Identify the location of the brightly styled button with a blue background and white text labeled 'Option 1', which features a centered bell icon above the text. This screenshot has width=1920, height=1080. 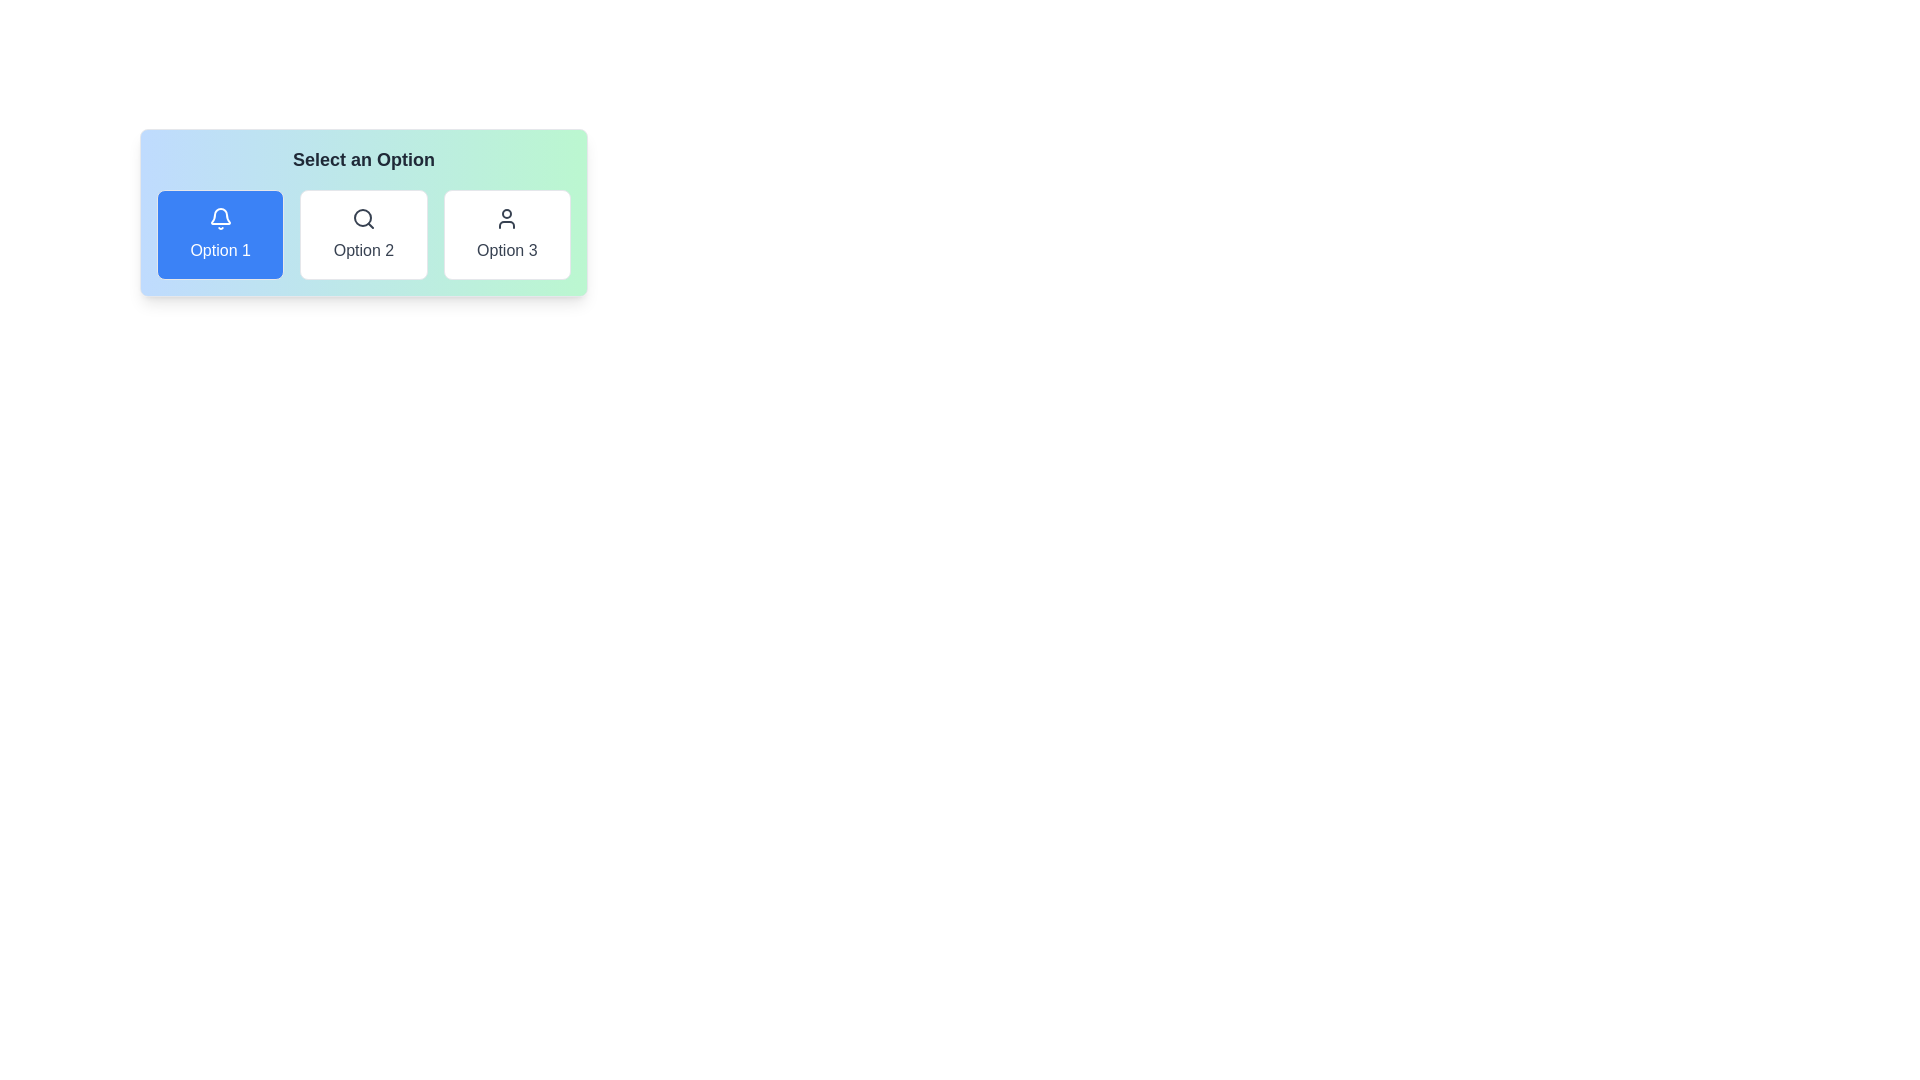
(220, 234).